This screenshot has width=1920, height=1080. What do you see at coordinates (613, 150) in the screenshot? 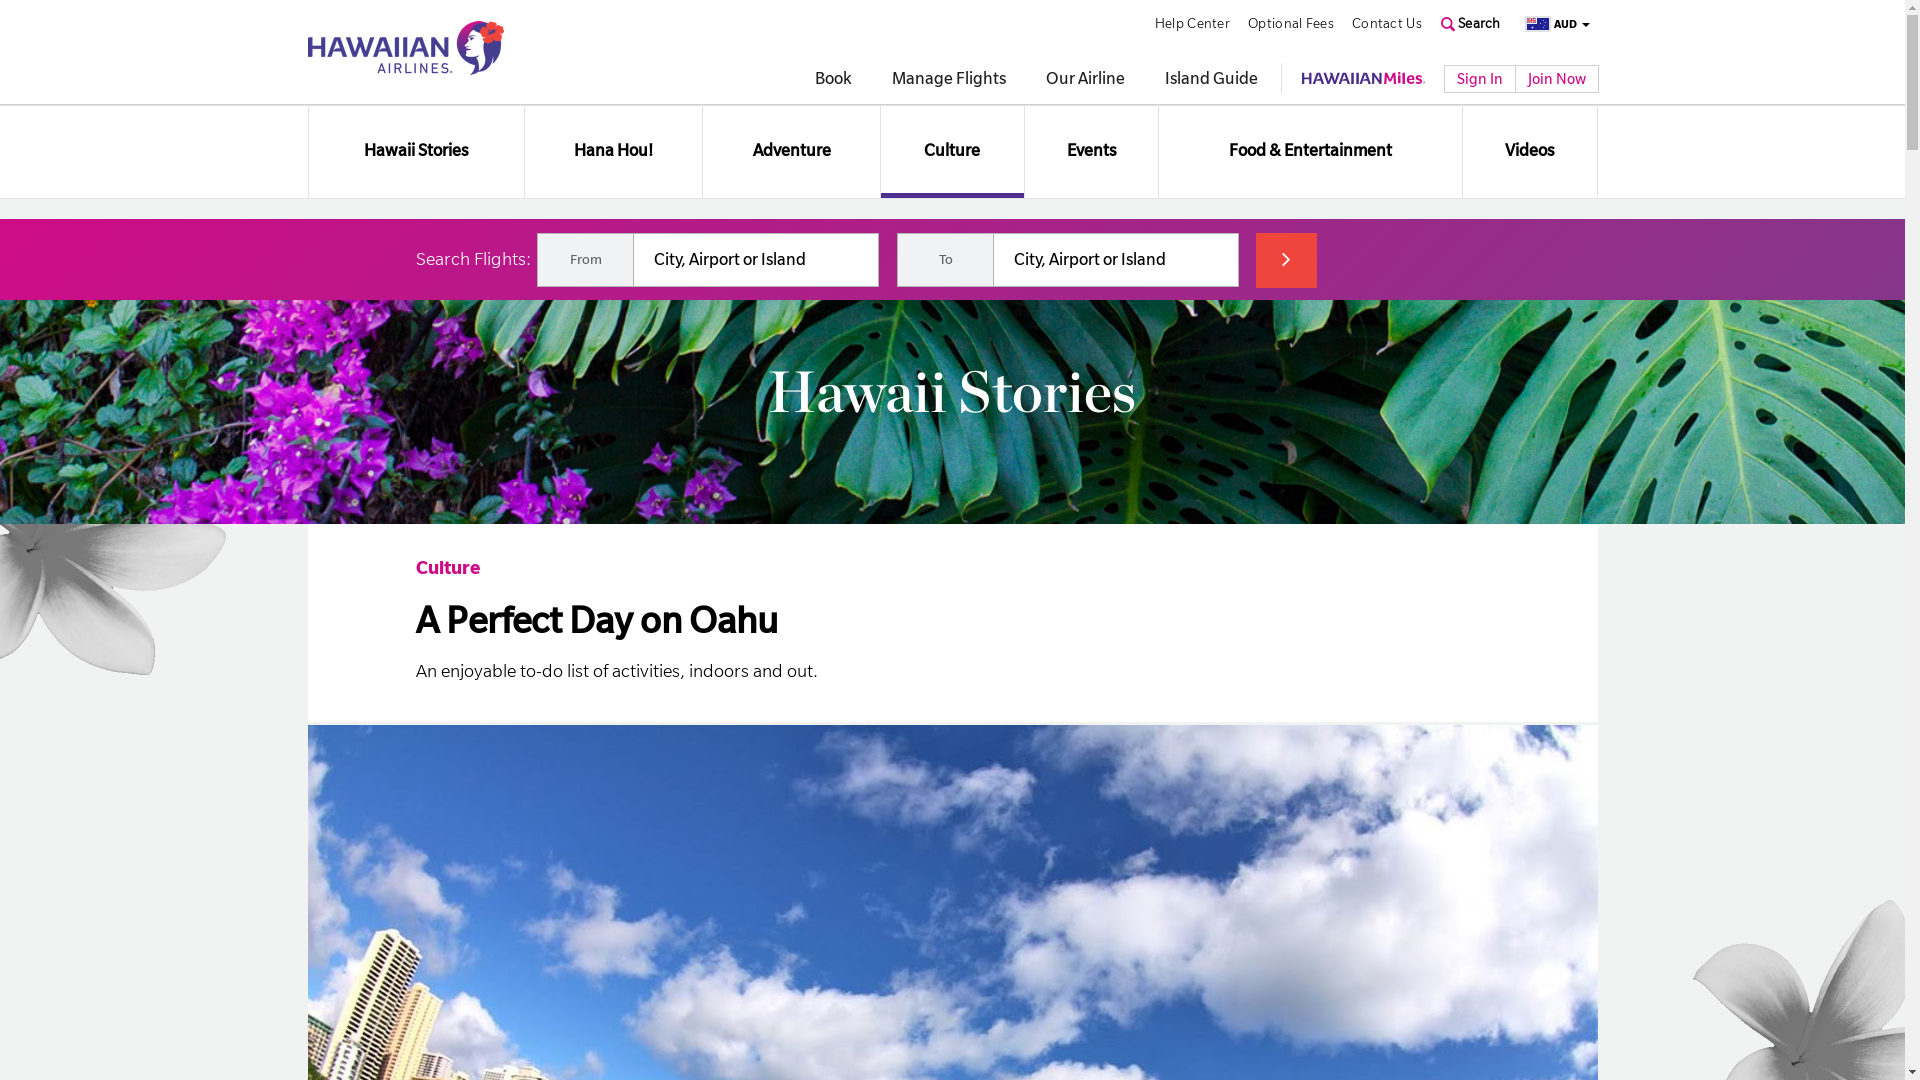
I see `'Hana Hou!'` at bounding box center [613, 150].